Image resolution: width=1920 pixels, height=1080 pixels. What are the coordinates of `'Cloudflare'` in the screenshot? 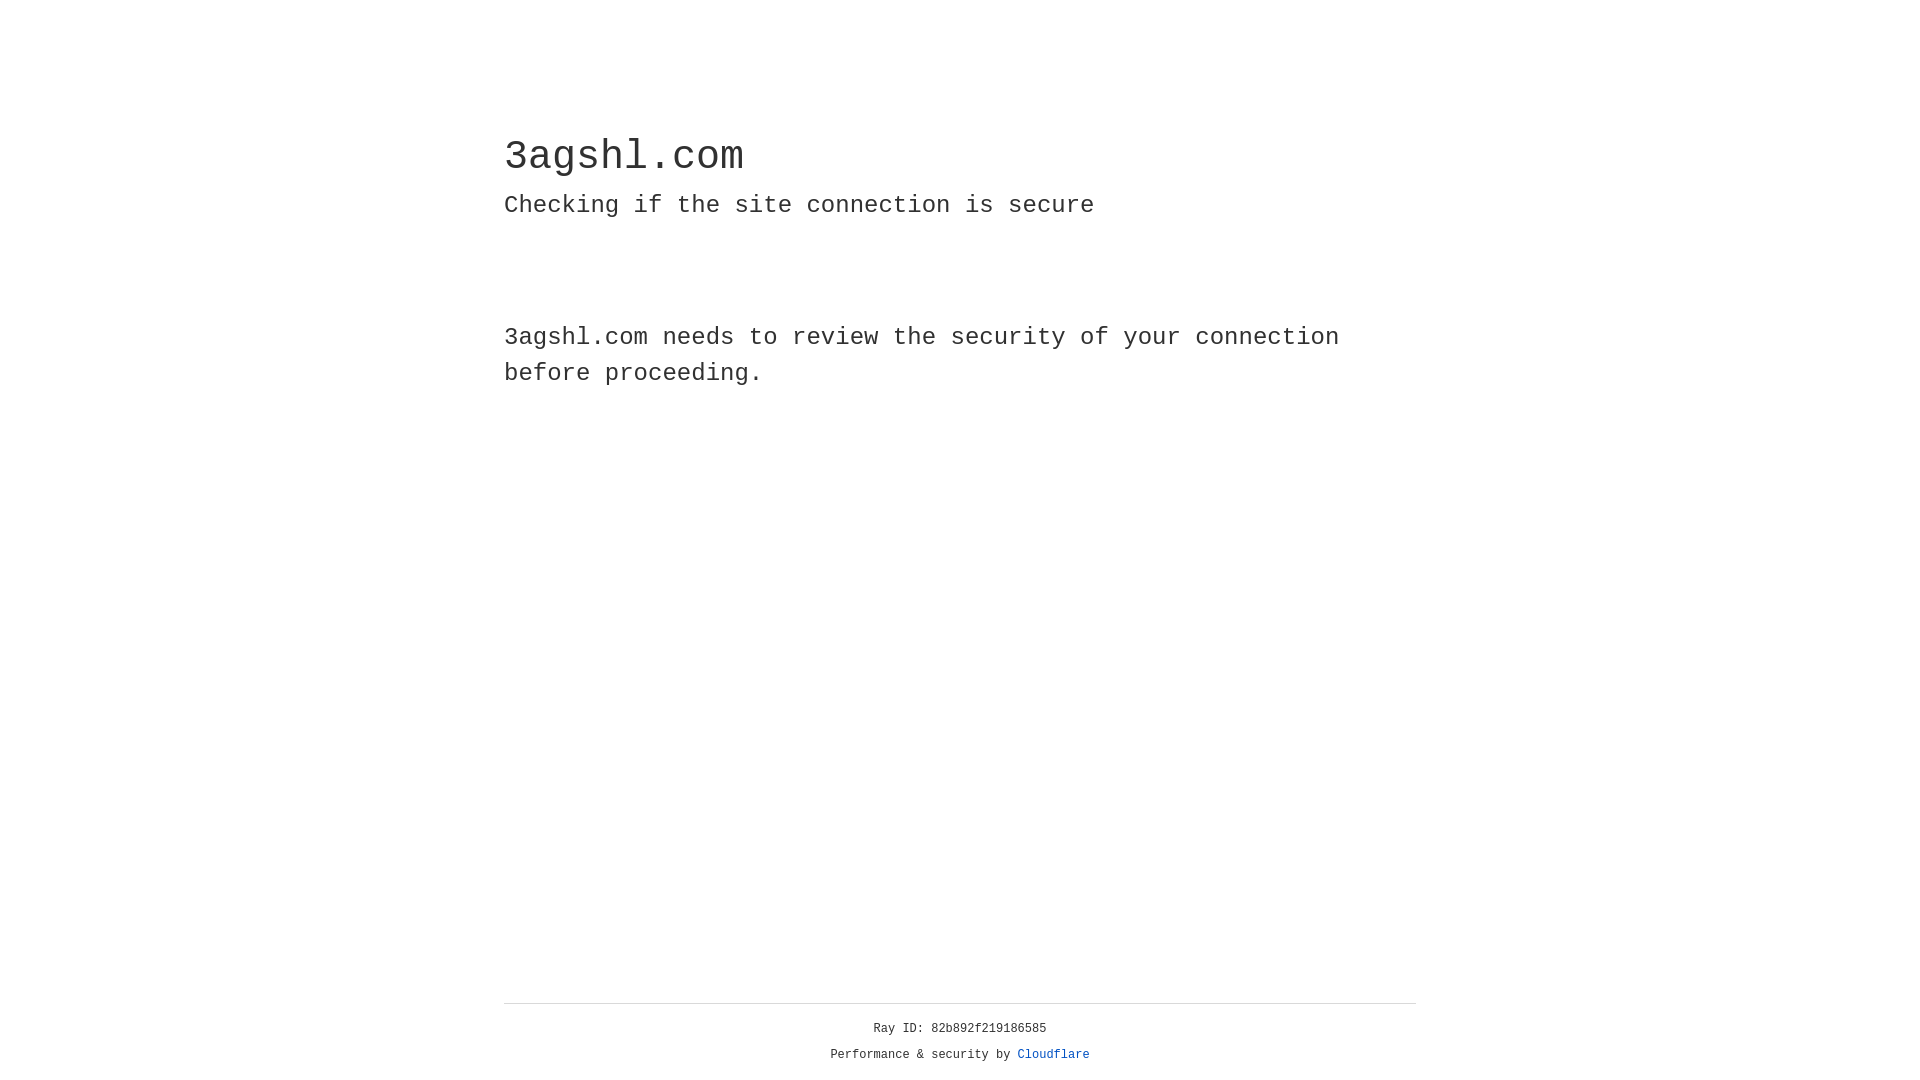 It's located at (1053, 1054).